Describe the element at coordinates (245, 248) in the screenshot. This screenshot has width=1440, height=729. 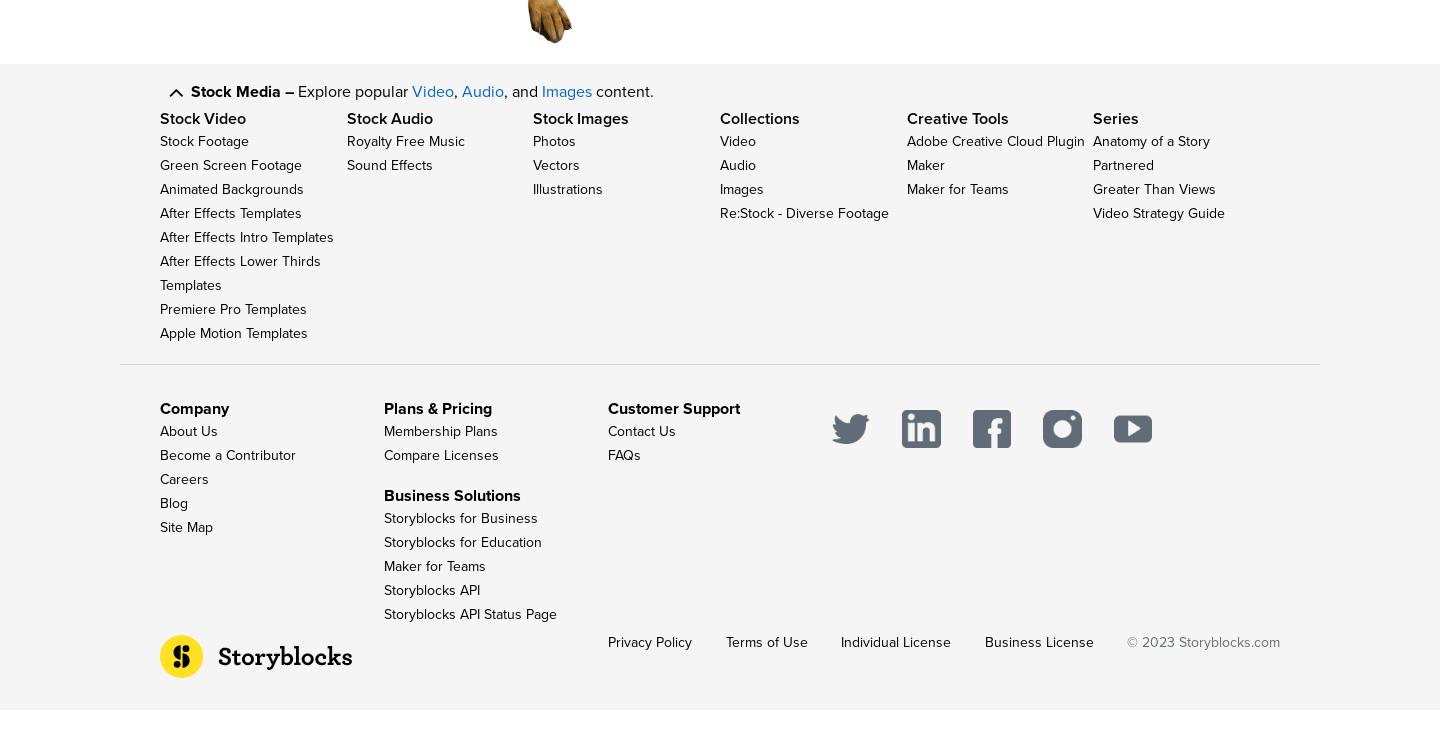
I see `'After Effects Intro Templates'` at that location.